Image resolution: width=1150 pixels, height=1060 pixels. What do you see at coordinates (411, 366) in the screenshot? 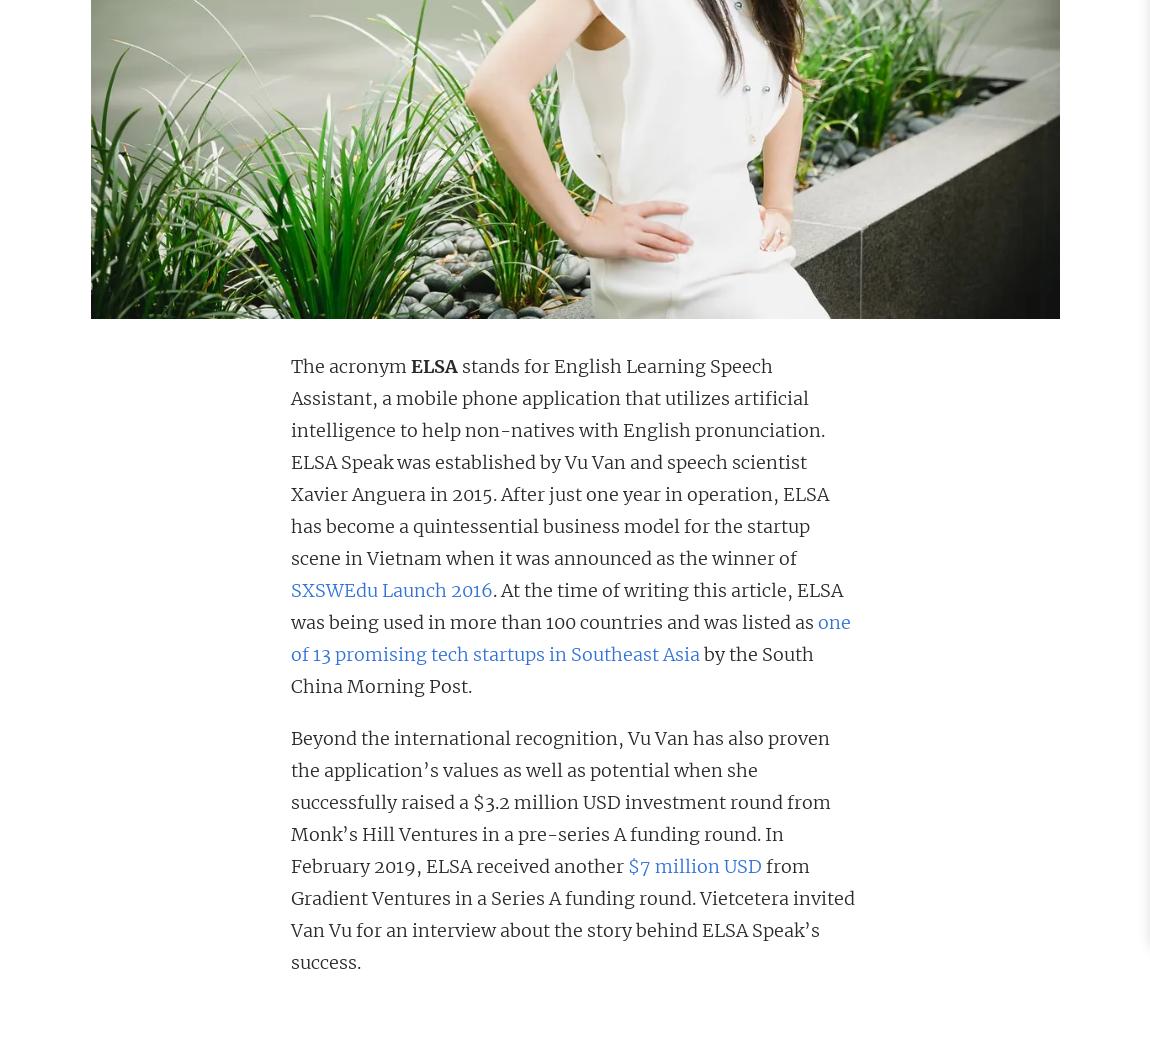
I see `'ELSA'` at bounding box center [411, 366].